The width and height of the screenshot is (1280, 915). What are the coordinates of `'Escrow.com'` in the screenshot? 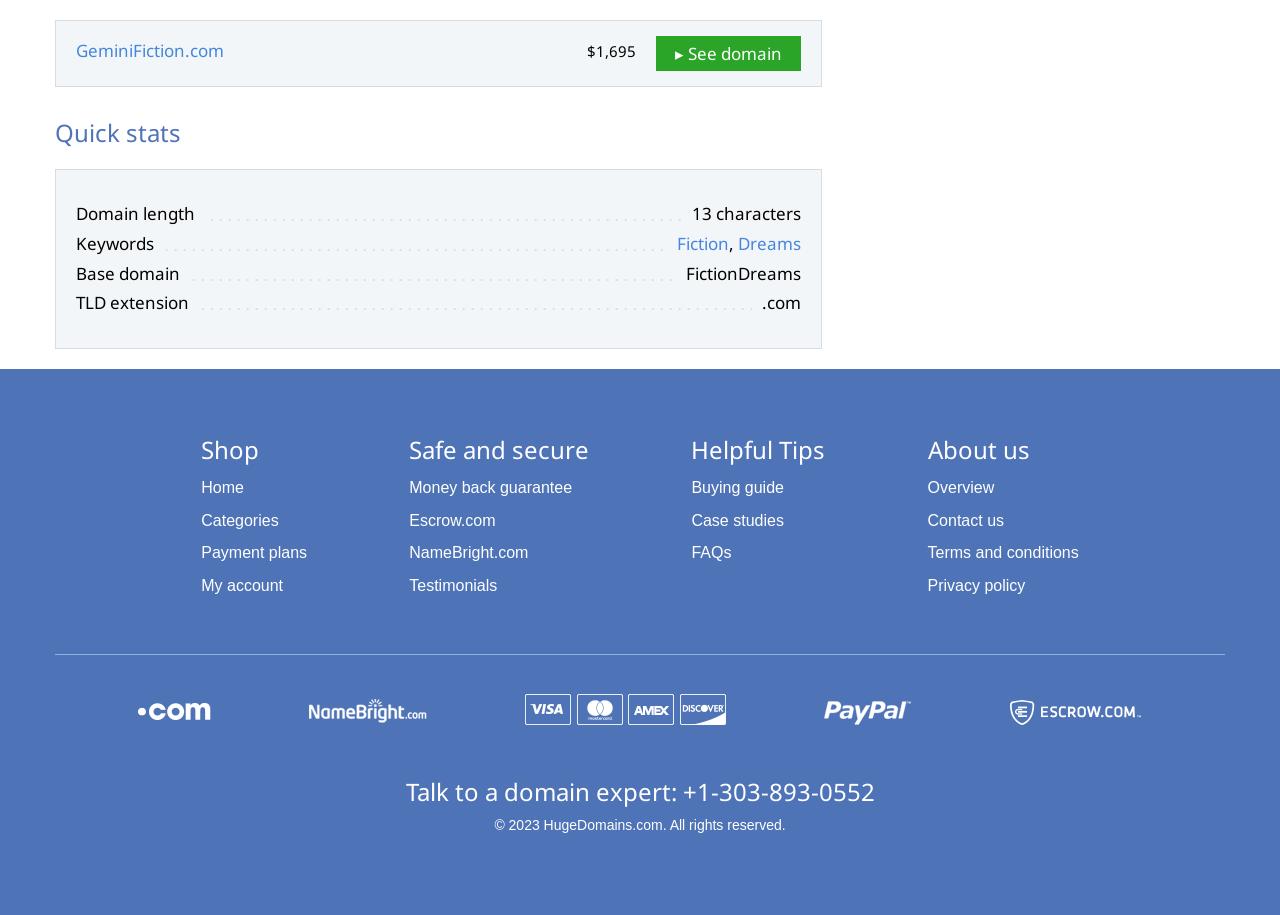 It's located at (450, 519).